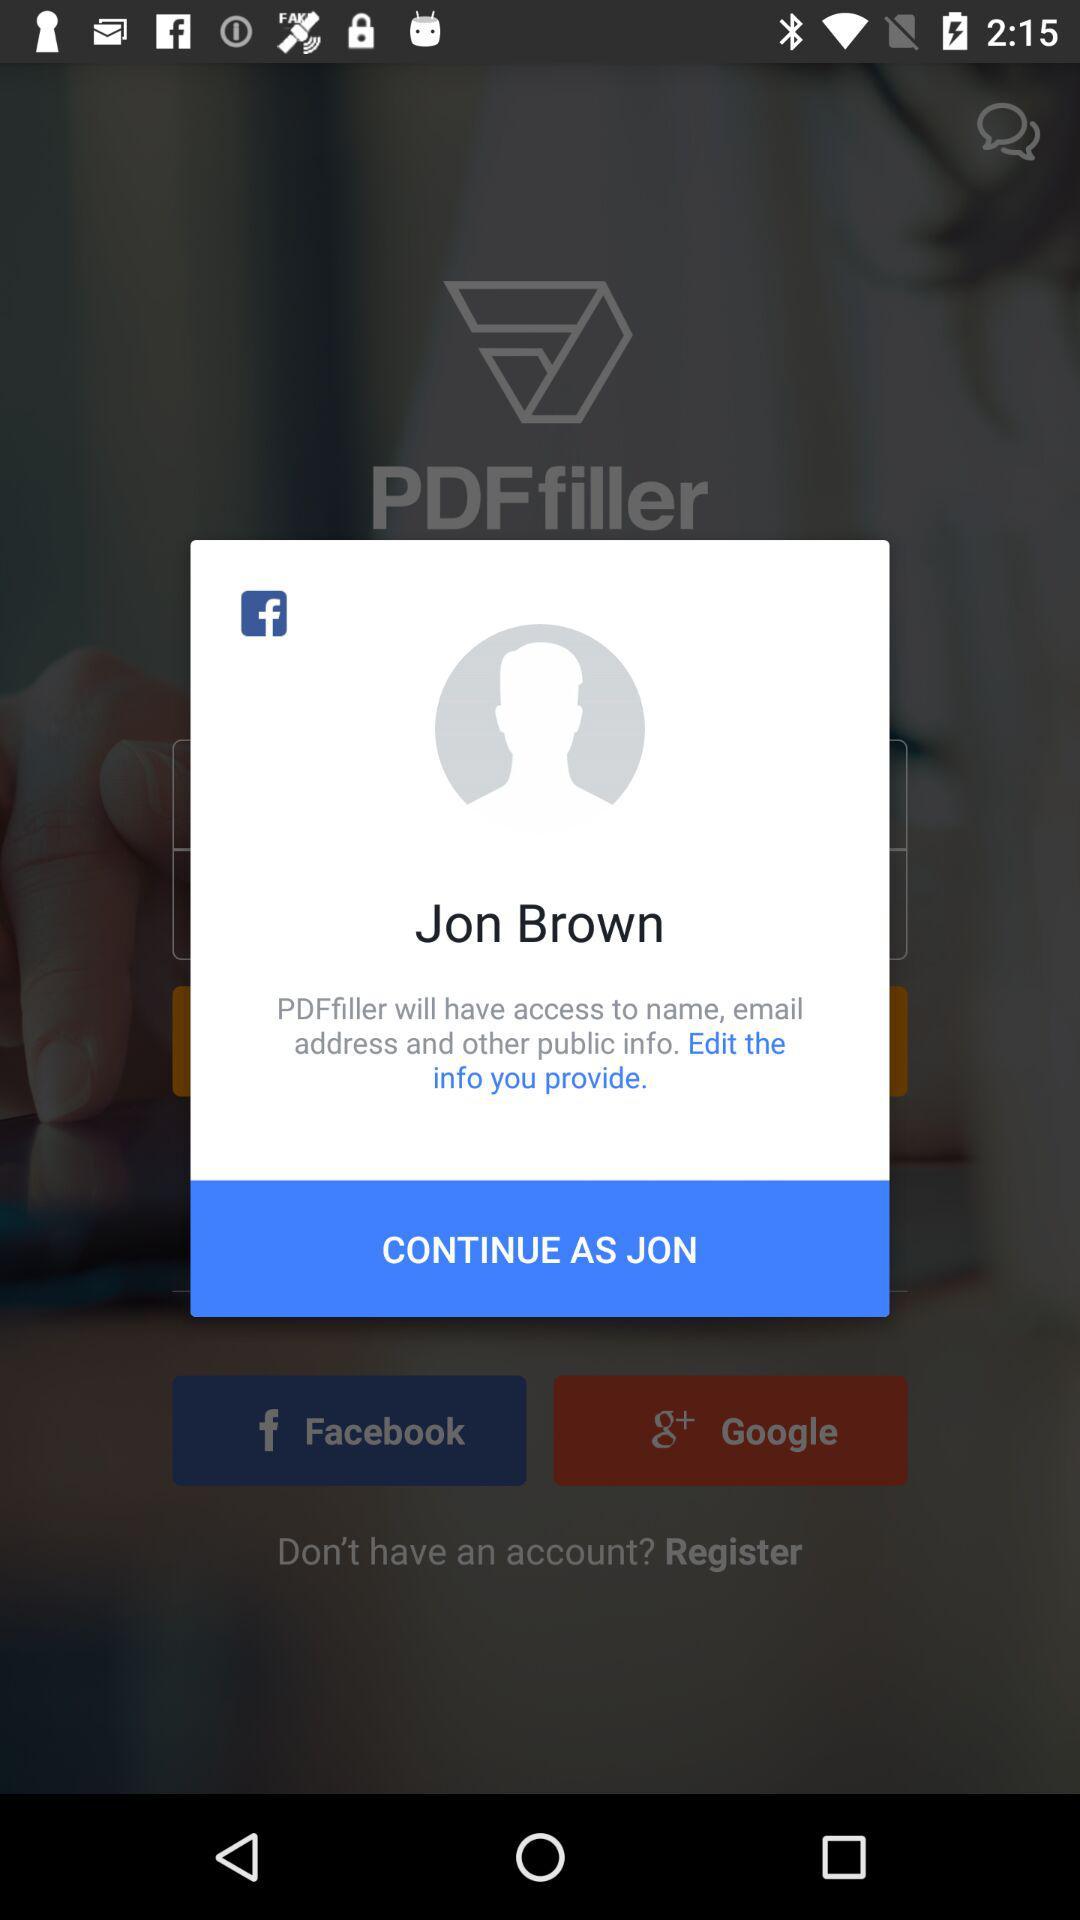  Describe the element at coordinates (540, 1041) in the screenshot. I see `the pdffiller will have` at that location.